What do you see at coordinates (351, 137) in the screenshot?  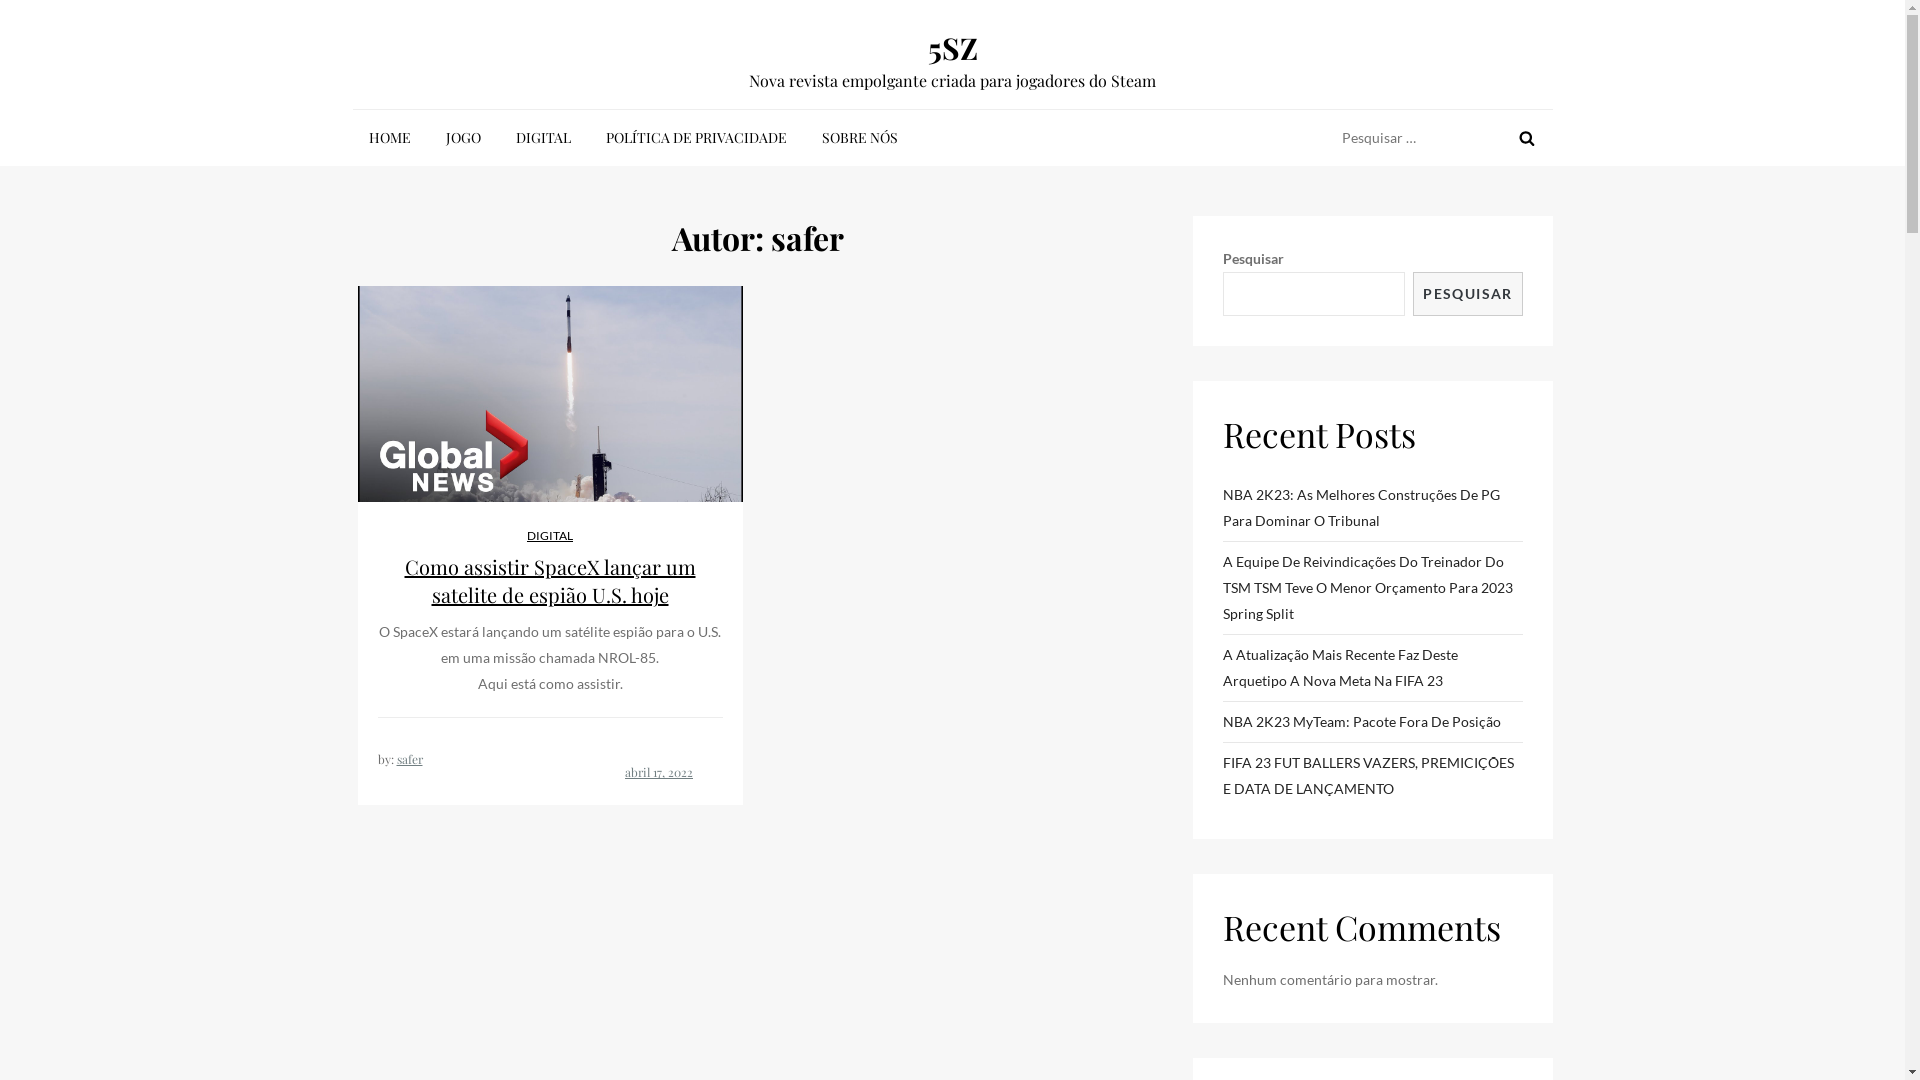 I see `'HOME'` at bounding box center [351, 137].